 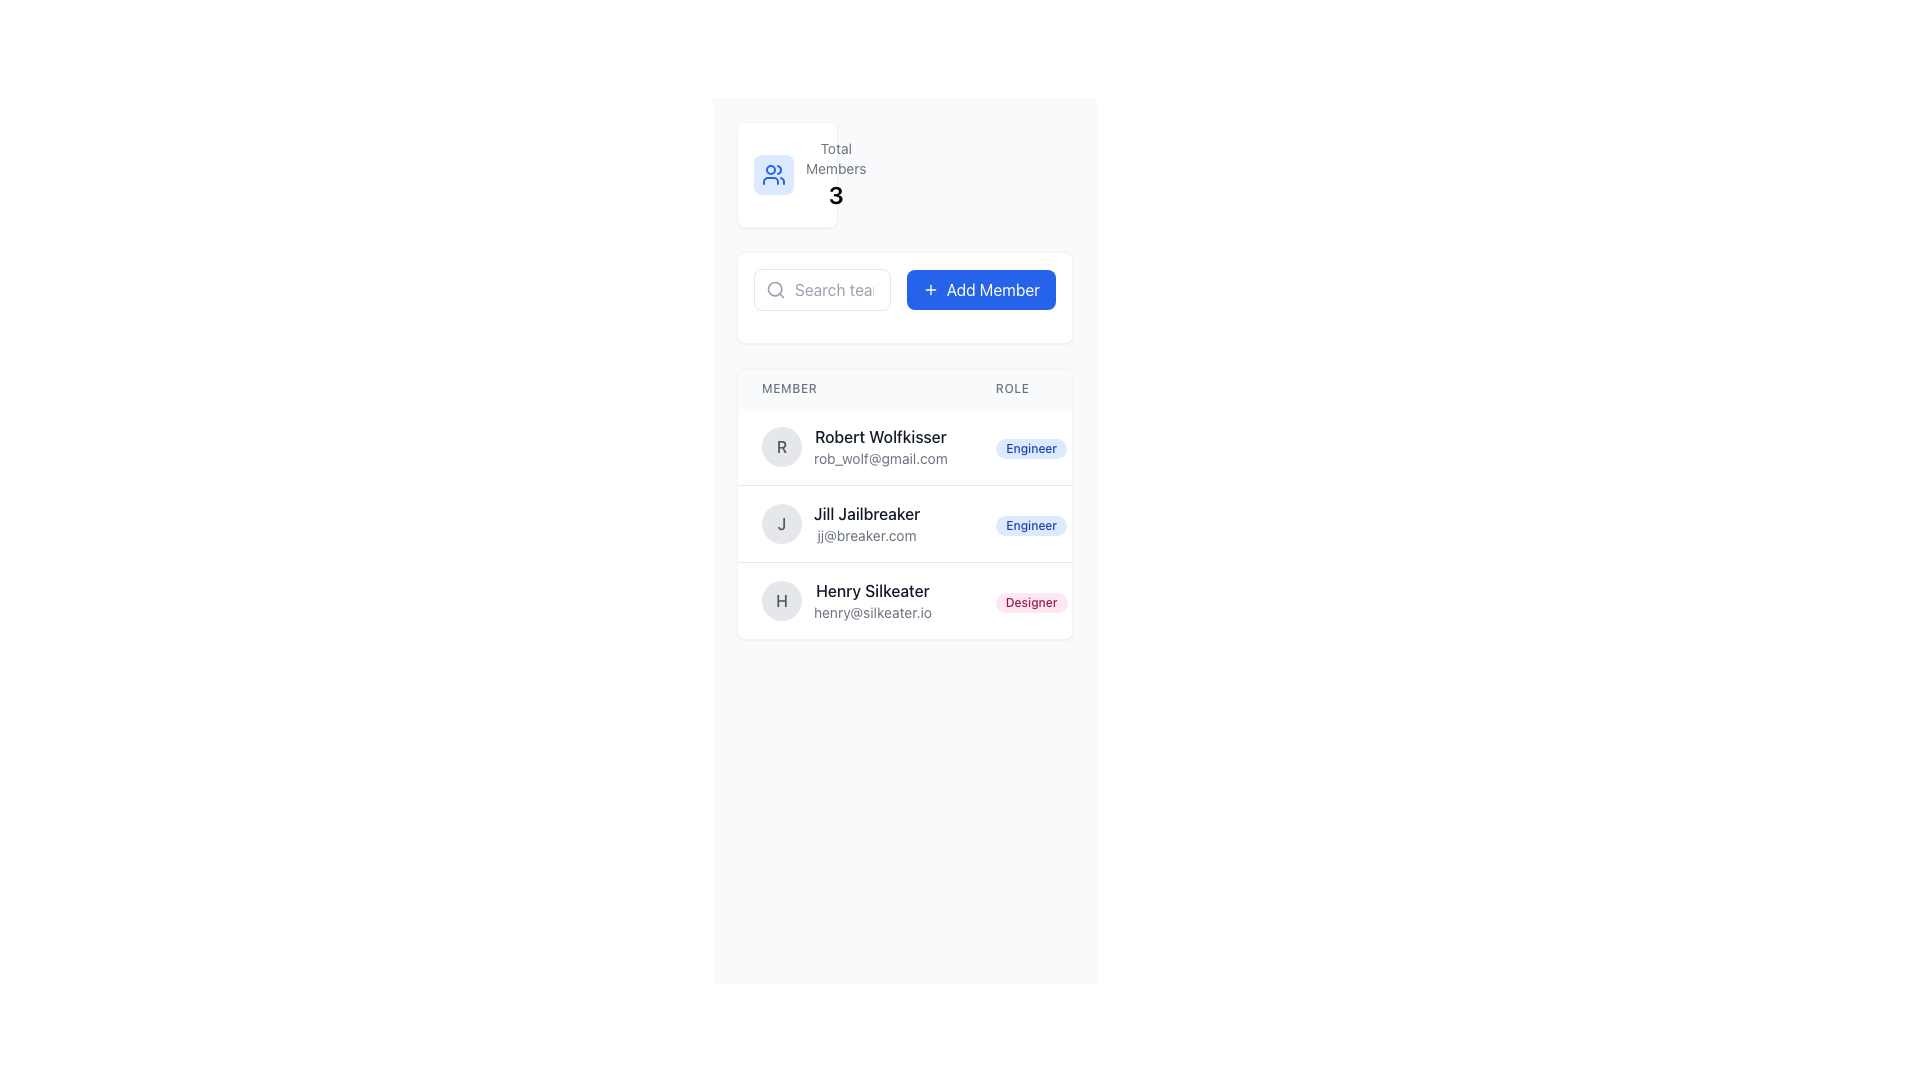 I want to click on the text label displaying 'Henry Silkeater' in the Member listing, which is positioned in the third row under the 'Member' column header, so click(x=873, y=589).